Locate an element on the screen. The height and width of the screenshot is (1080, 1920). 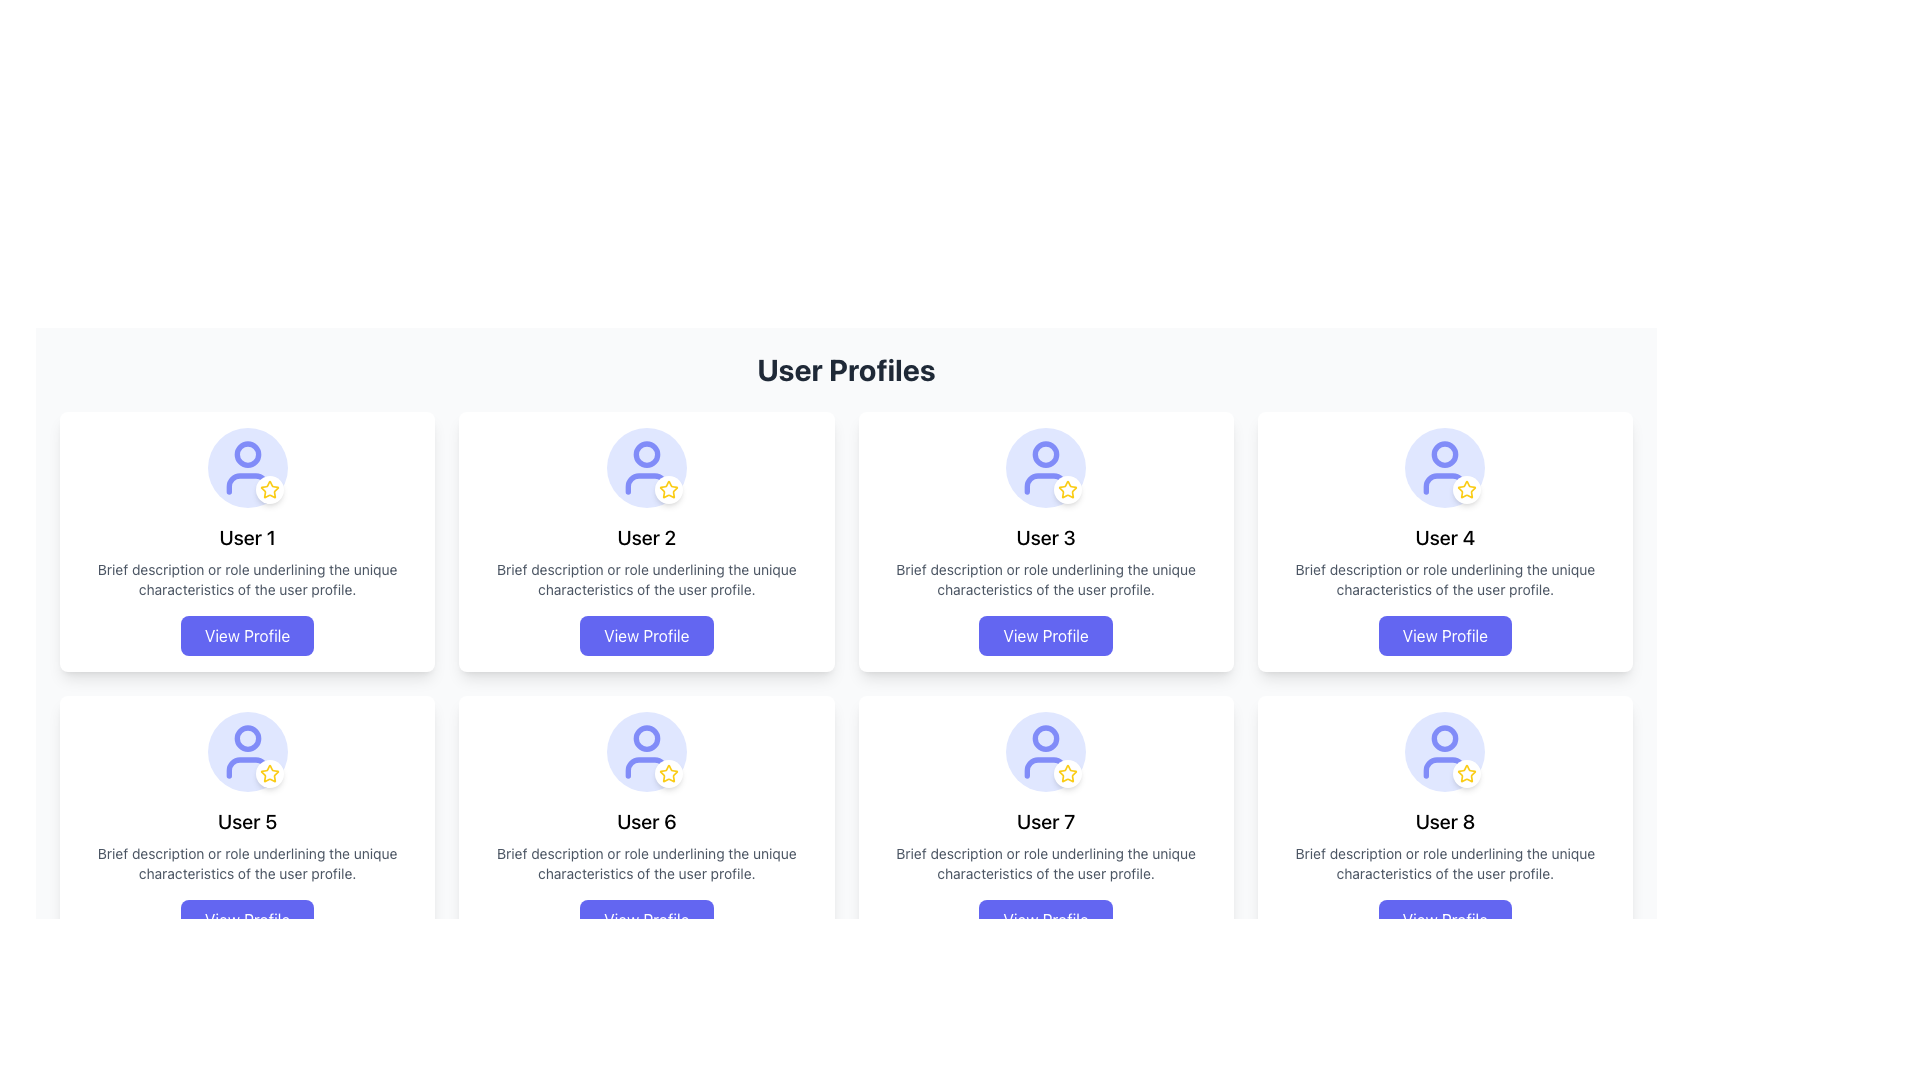
the graphical icon representing 'User 4' located in the top-right segment of the user profile grid is located at coordinates (1445, 467).